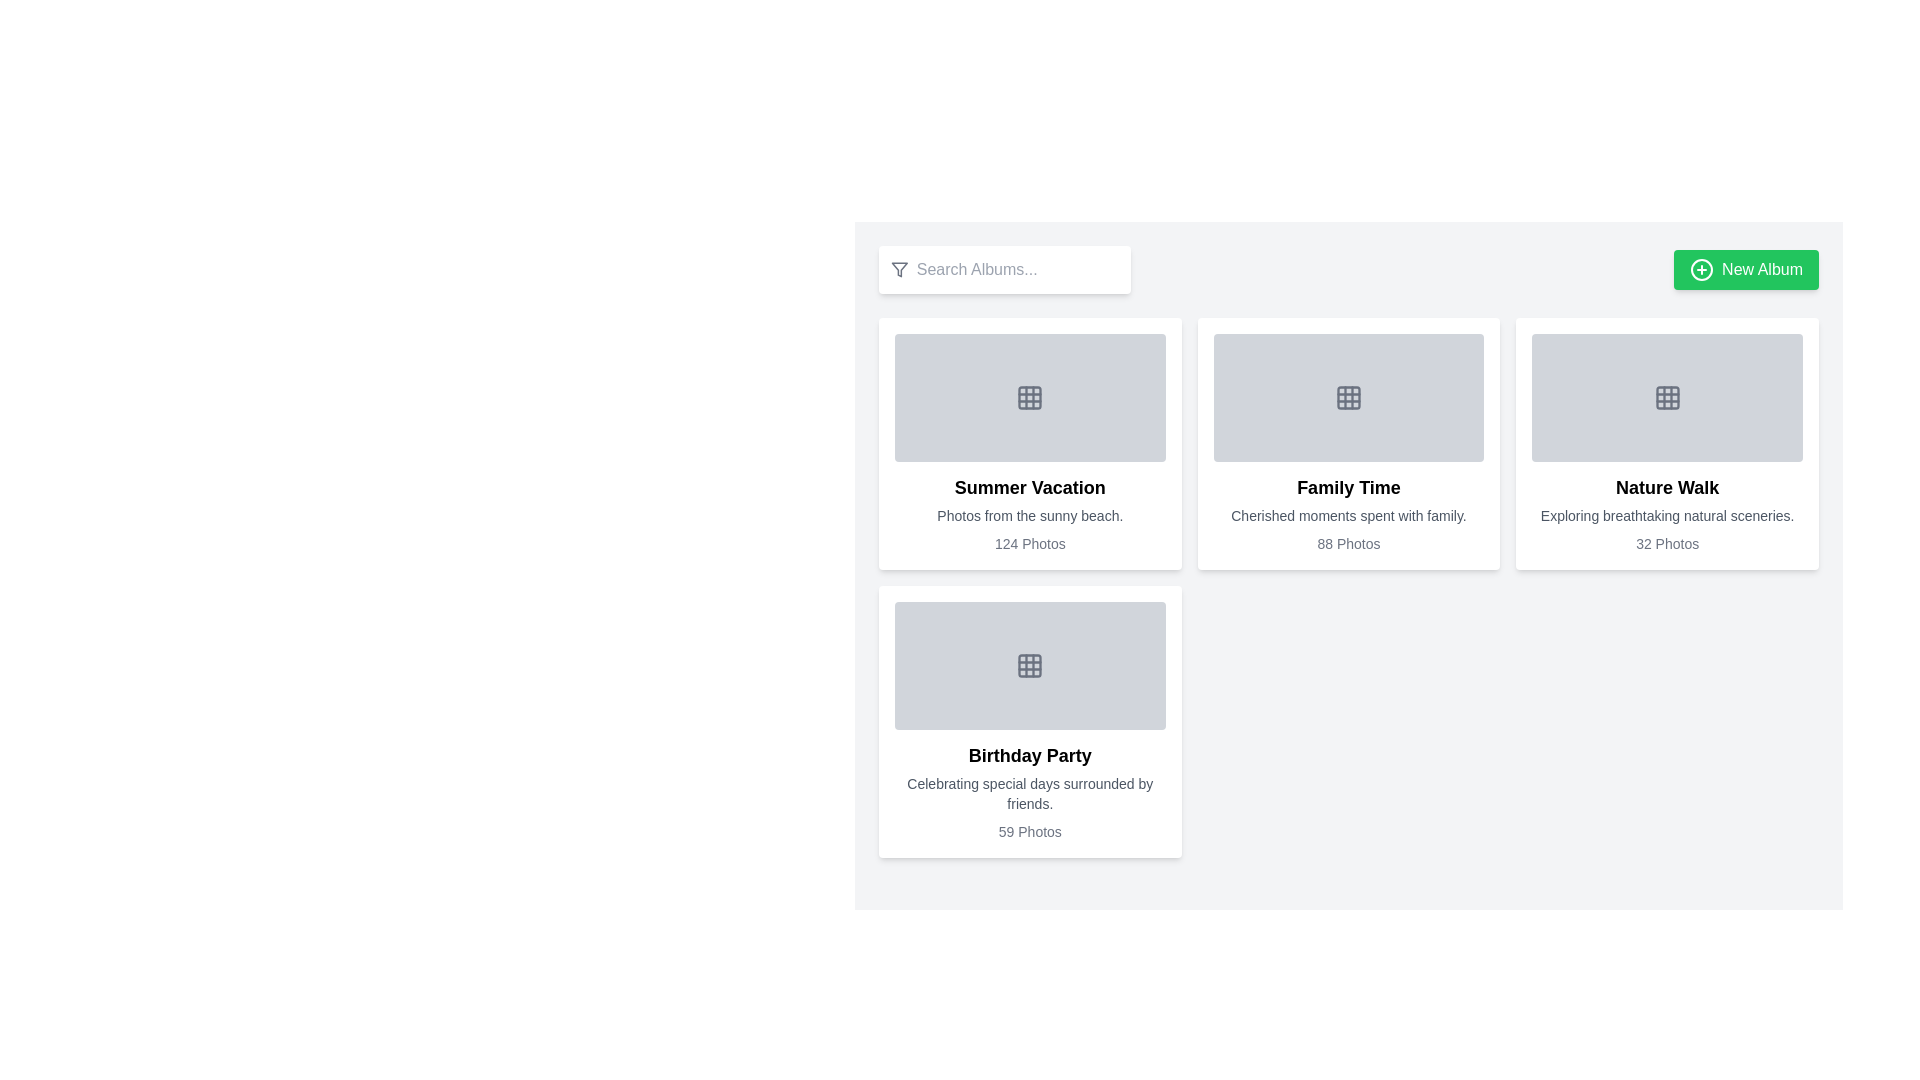 This screenshot has width=1920, height=1080. Describe the element at coordinates (1030, 832) in the screenshot. I see `the text label displaying '59 Photos' located at the bottom of the 'Birthday Party' card, beneath the description 'Celebrating special days surrounded by friends.'` at that location.